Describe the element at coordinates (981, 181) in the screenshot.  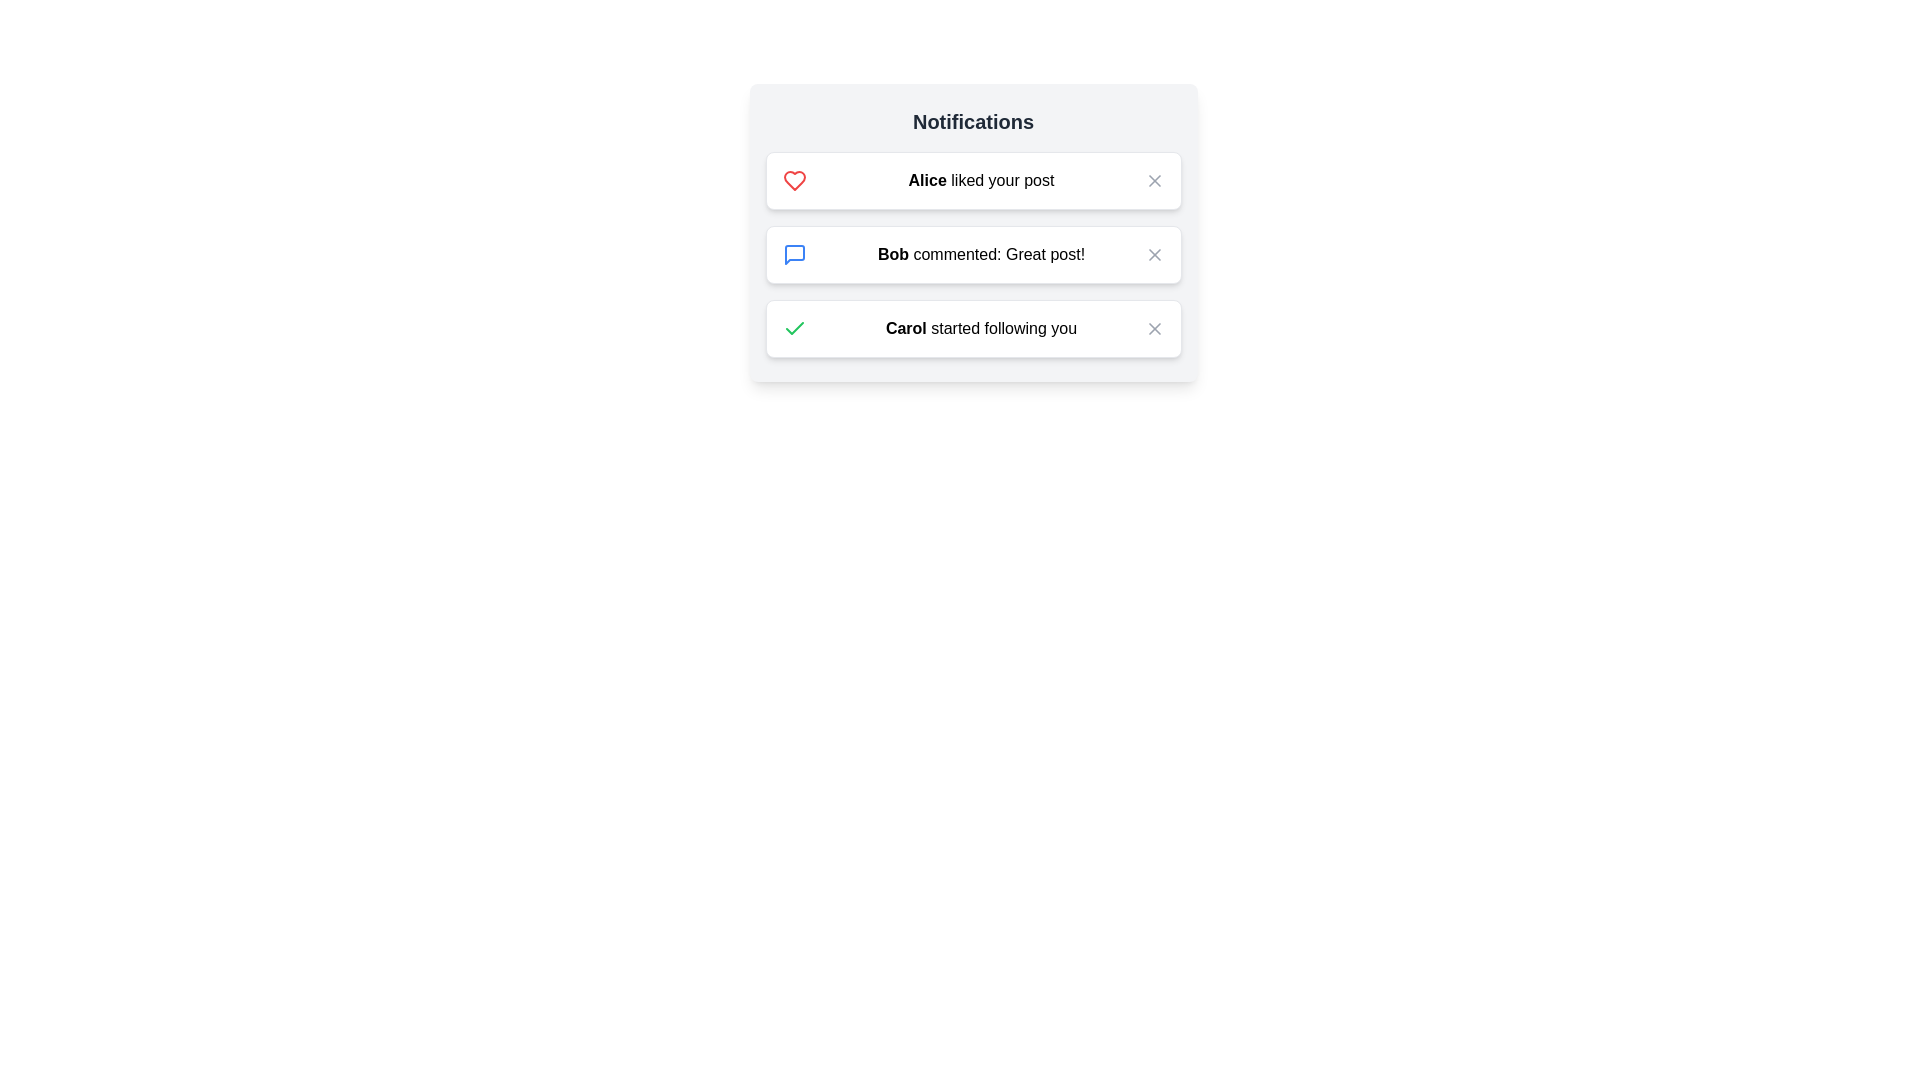
I see `the text label displaying 'Alice liked your post', which is located inside the first notification entry in the notifications panel, and is horizontally centered between a red heart icon and a close button` at that location.